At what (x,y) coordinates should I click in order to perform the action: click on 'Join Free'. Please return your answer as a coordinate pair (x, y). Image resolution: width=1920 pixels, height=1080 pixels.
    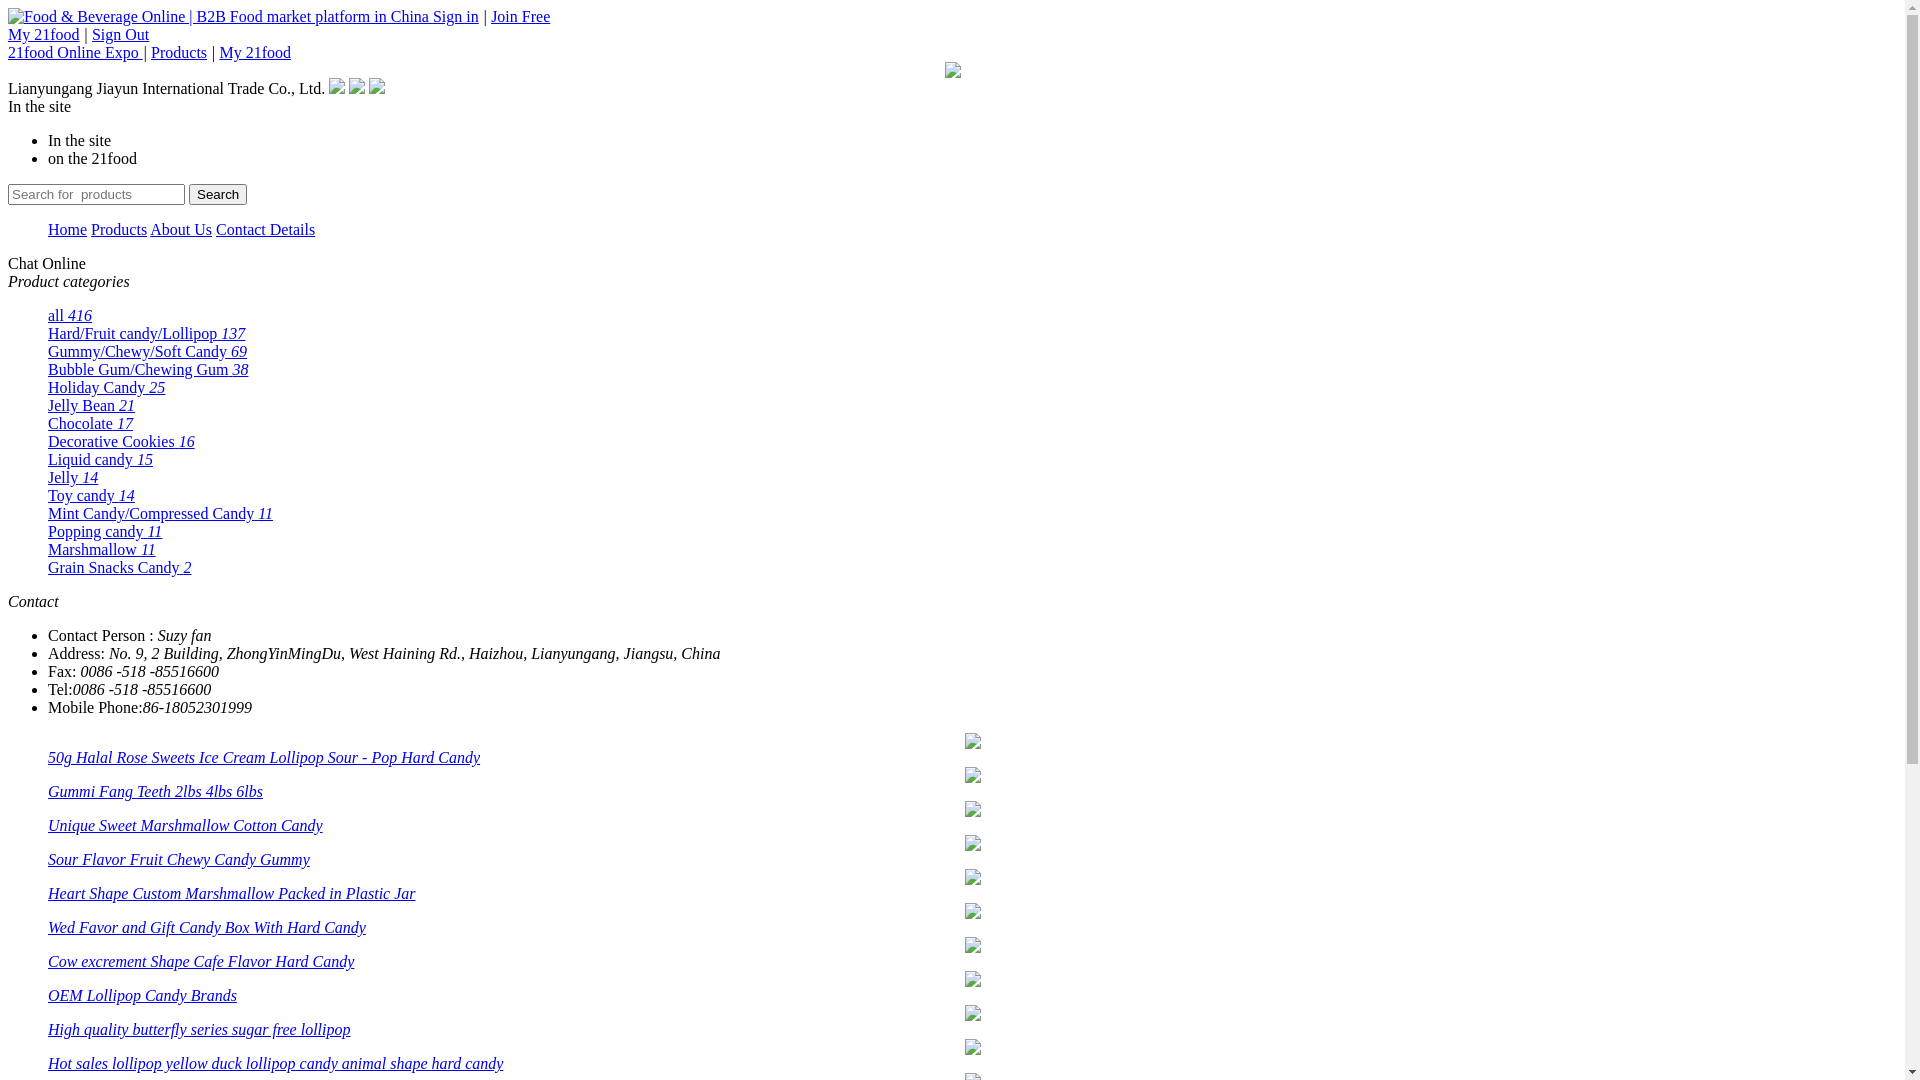
    Looking at the image, I should click on (490, 16).